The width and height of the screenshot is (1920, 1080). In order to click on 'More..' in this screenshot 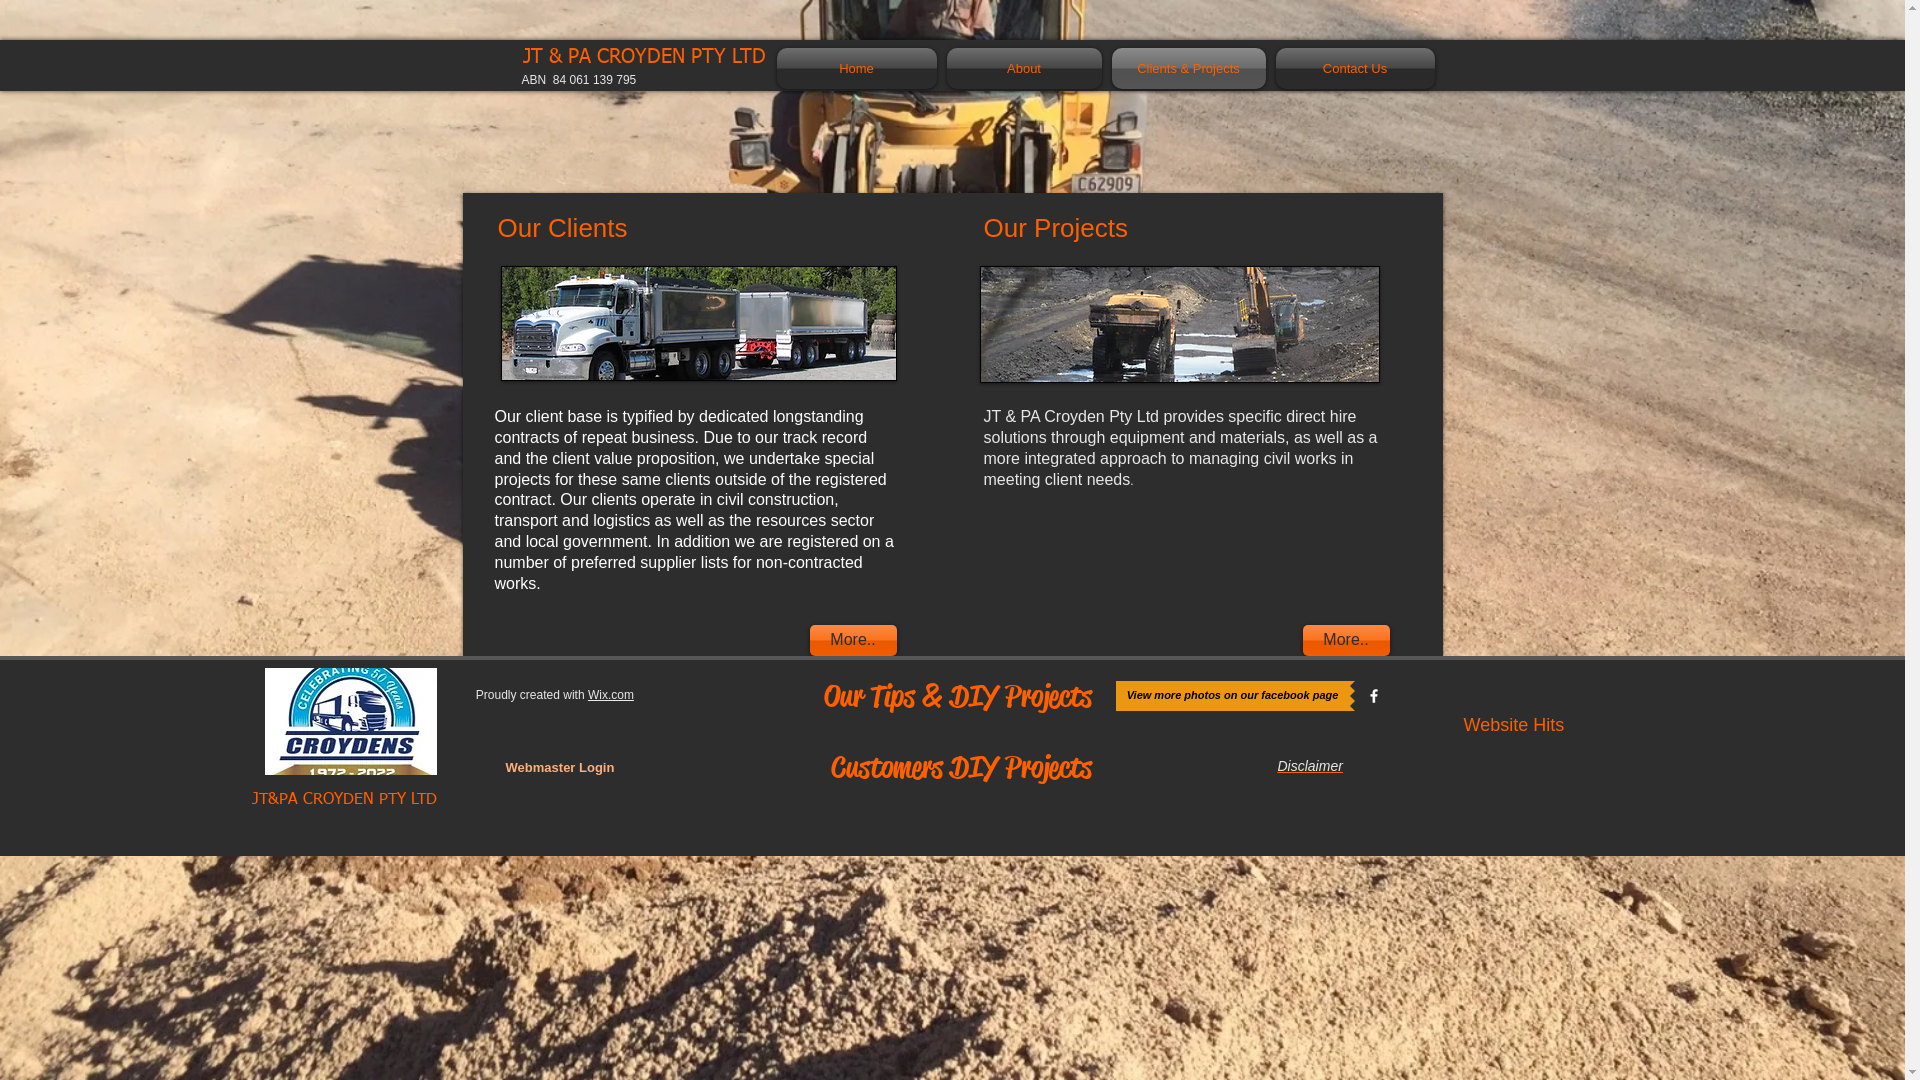, I will do `click(1345, 640)`.